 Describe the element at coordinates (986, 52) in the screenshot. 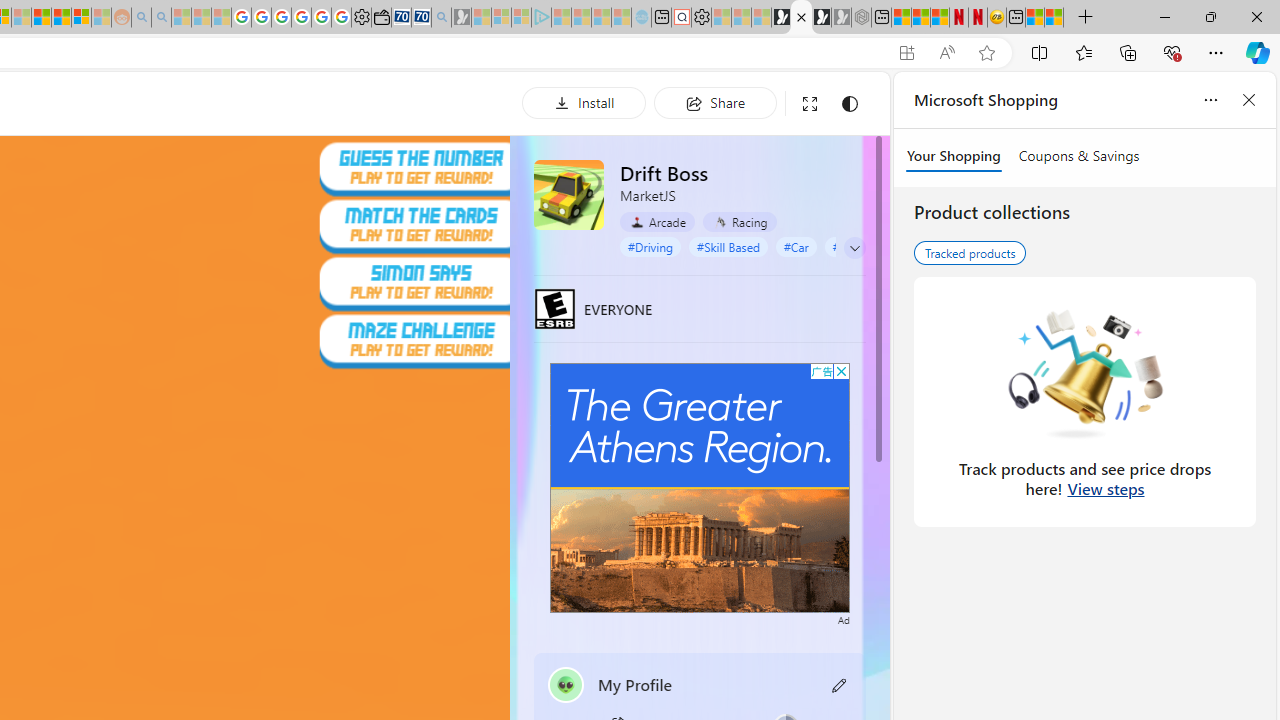

I see `'Add this page to favorites (Ctrl+D)'` at that location.